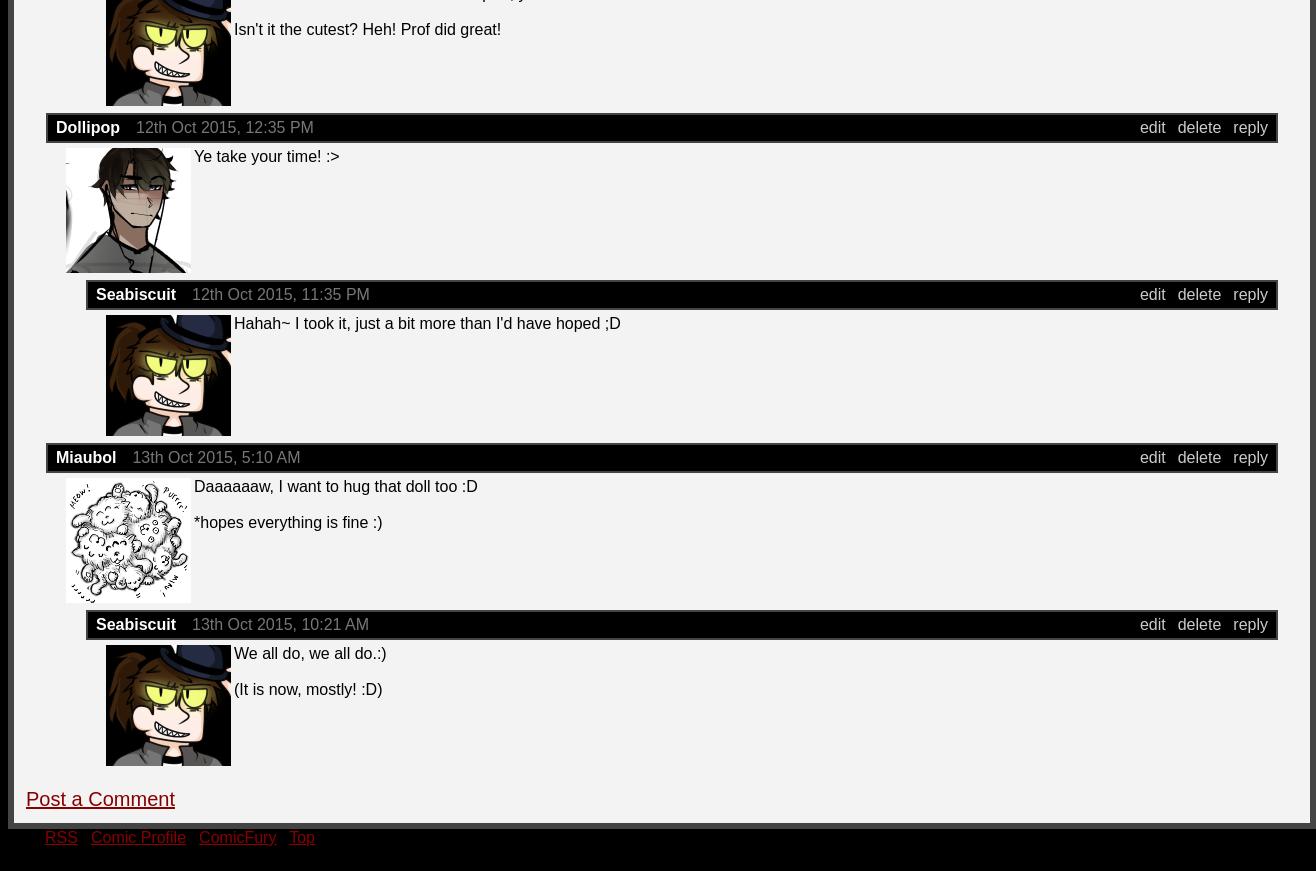  Describe the element at coordinates (280, 293) in the screenshot. I see `'12th Oct 2015, 11:35 PM'` at that location.